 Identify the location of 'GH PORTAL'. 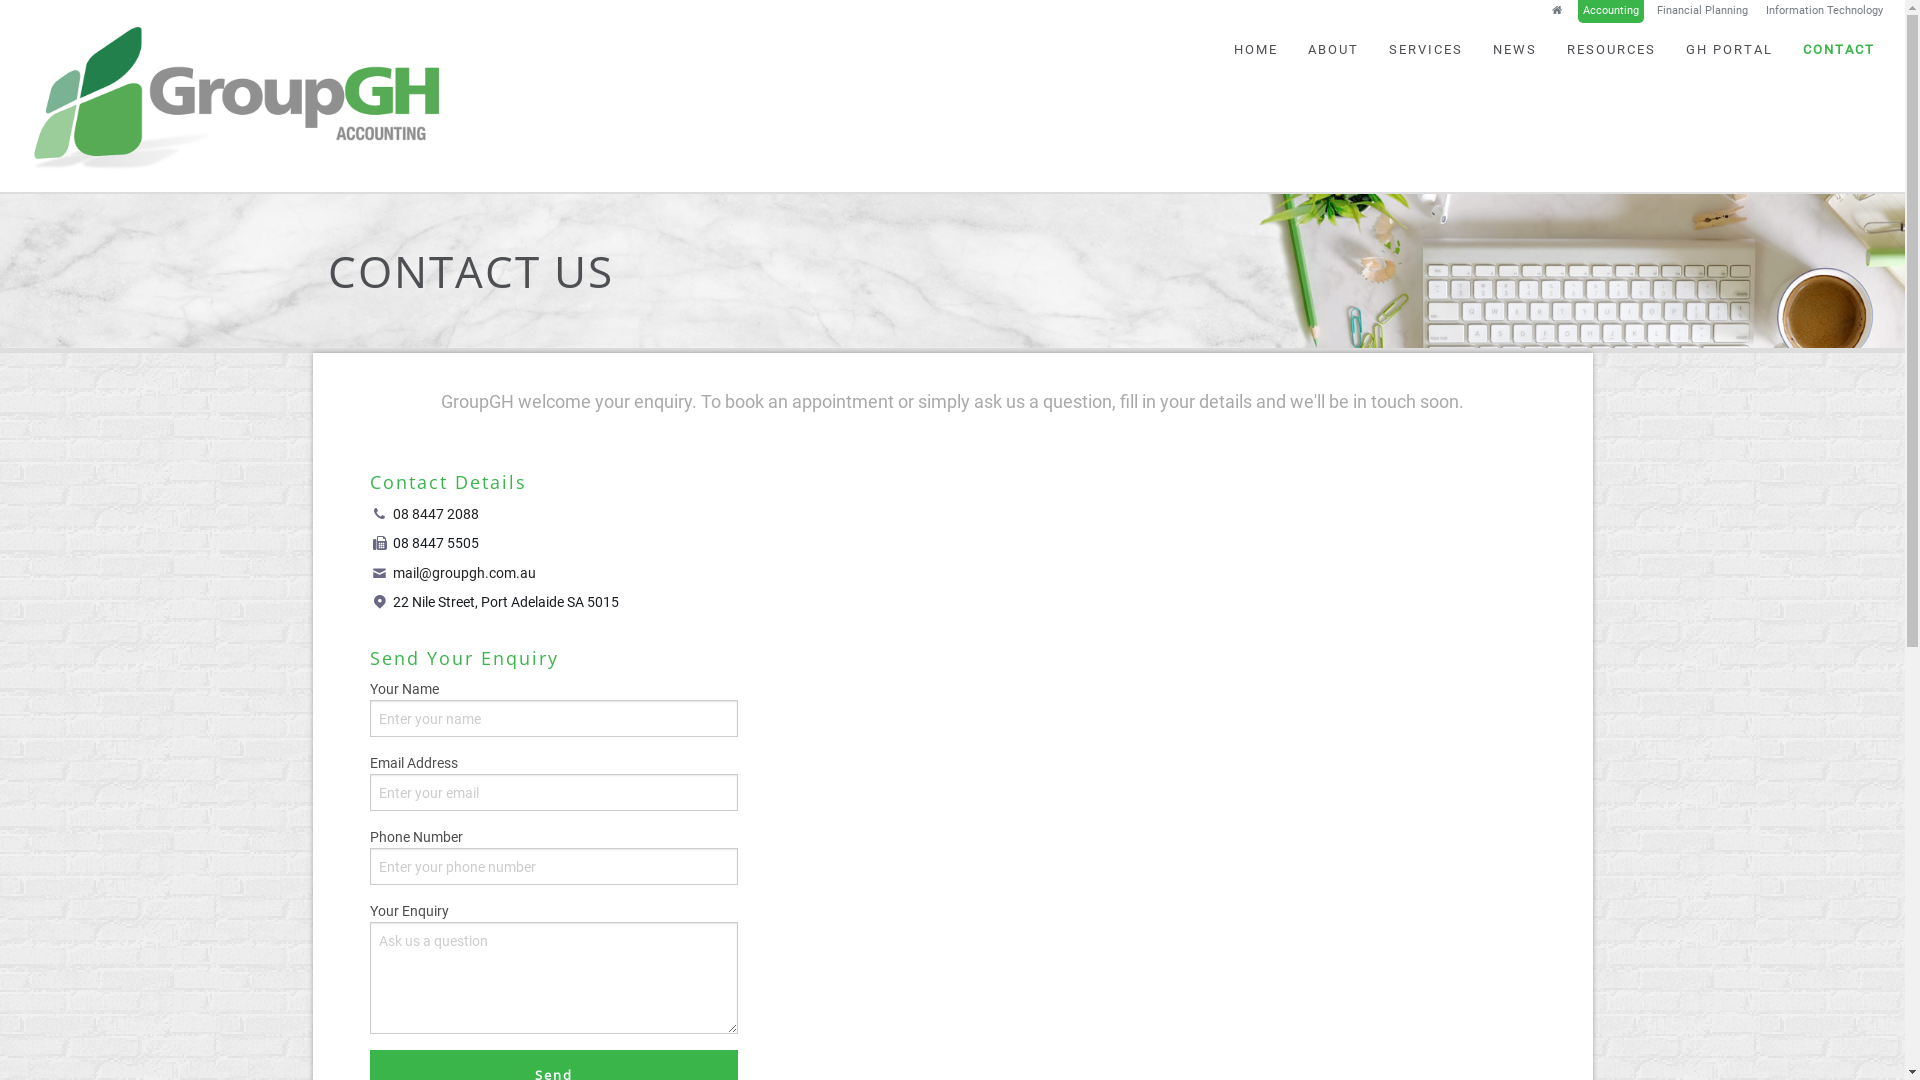
(1728, 48).